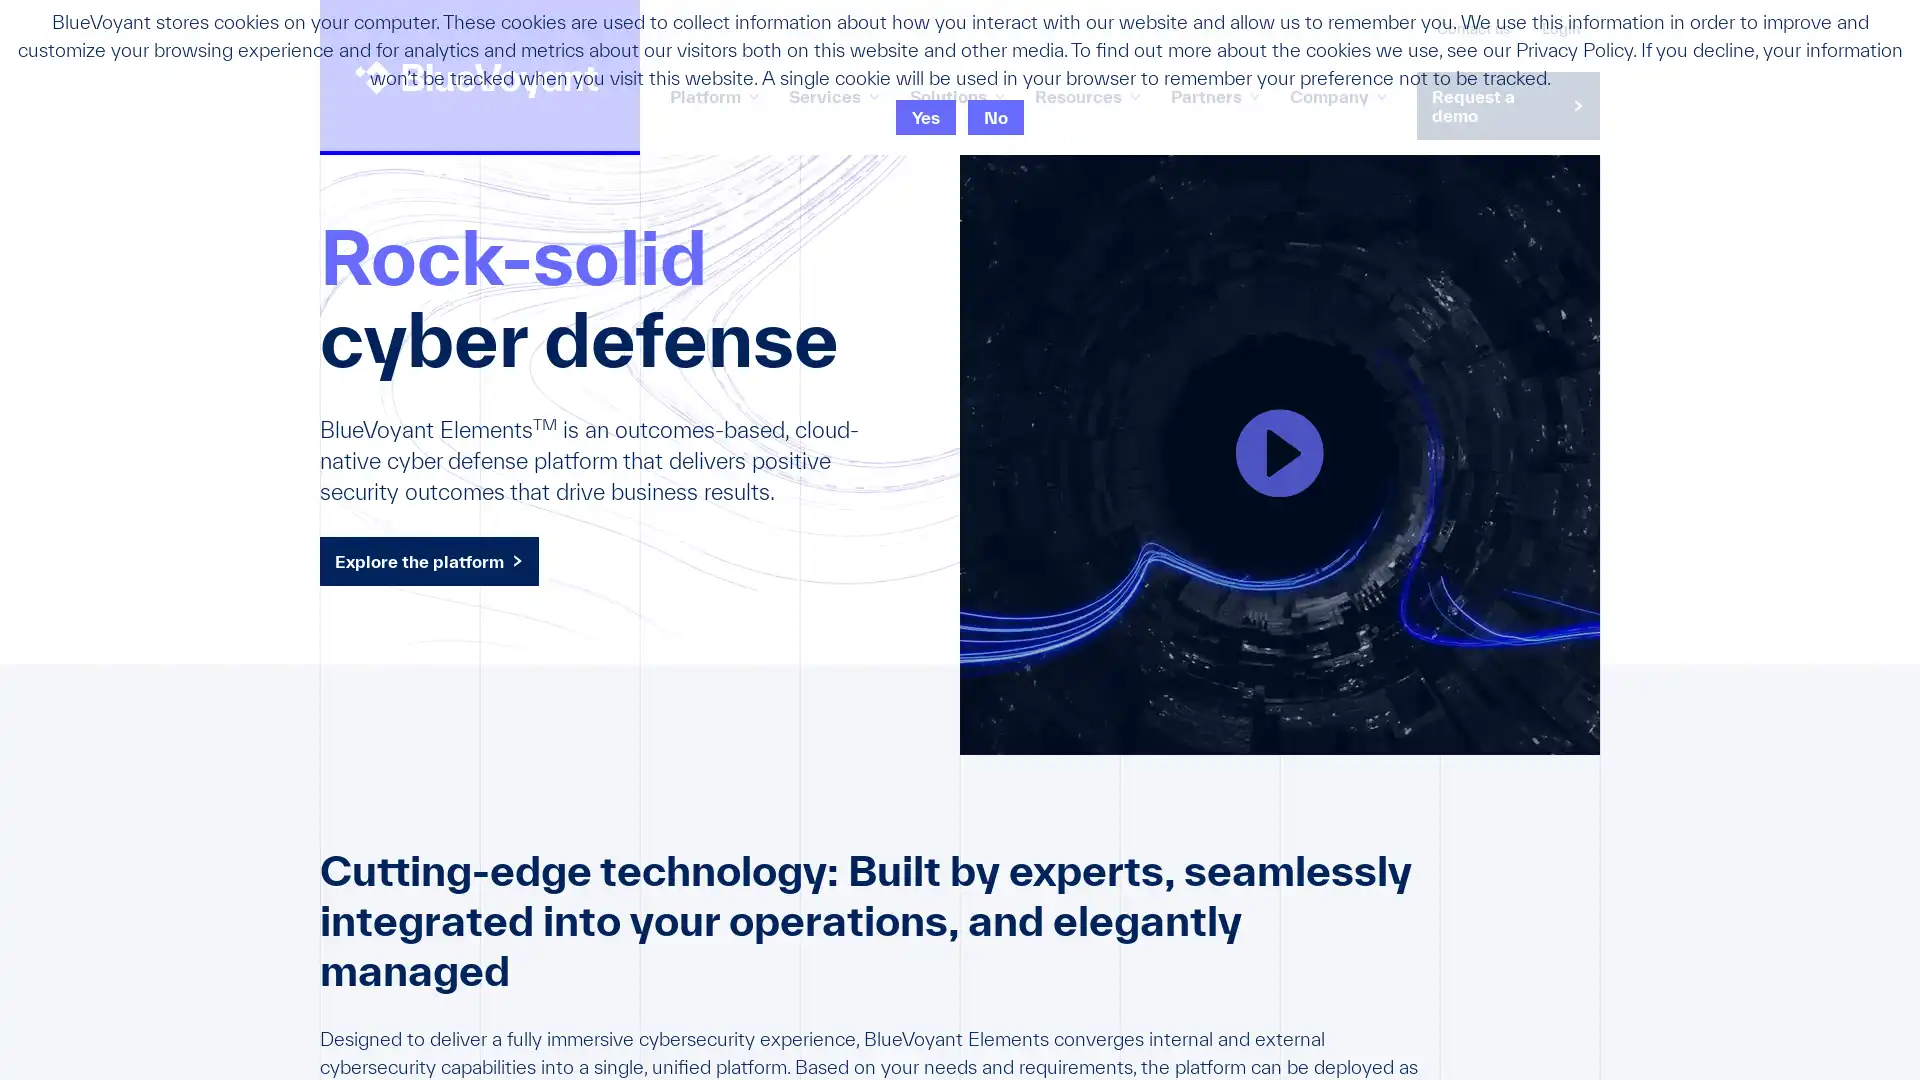 The width and height of the screenshot is (1920, 1080). Describe the element at coordinates (1086, 95) in the screenshot. I see `Resources Open Resources` at that location.